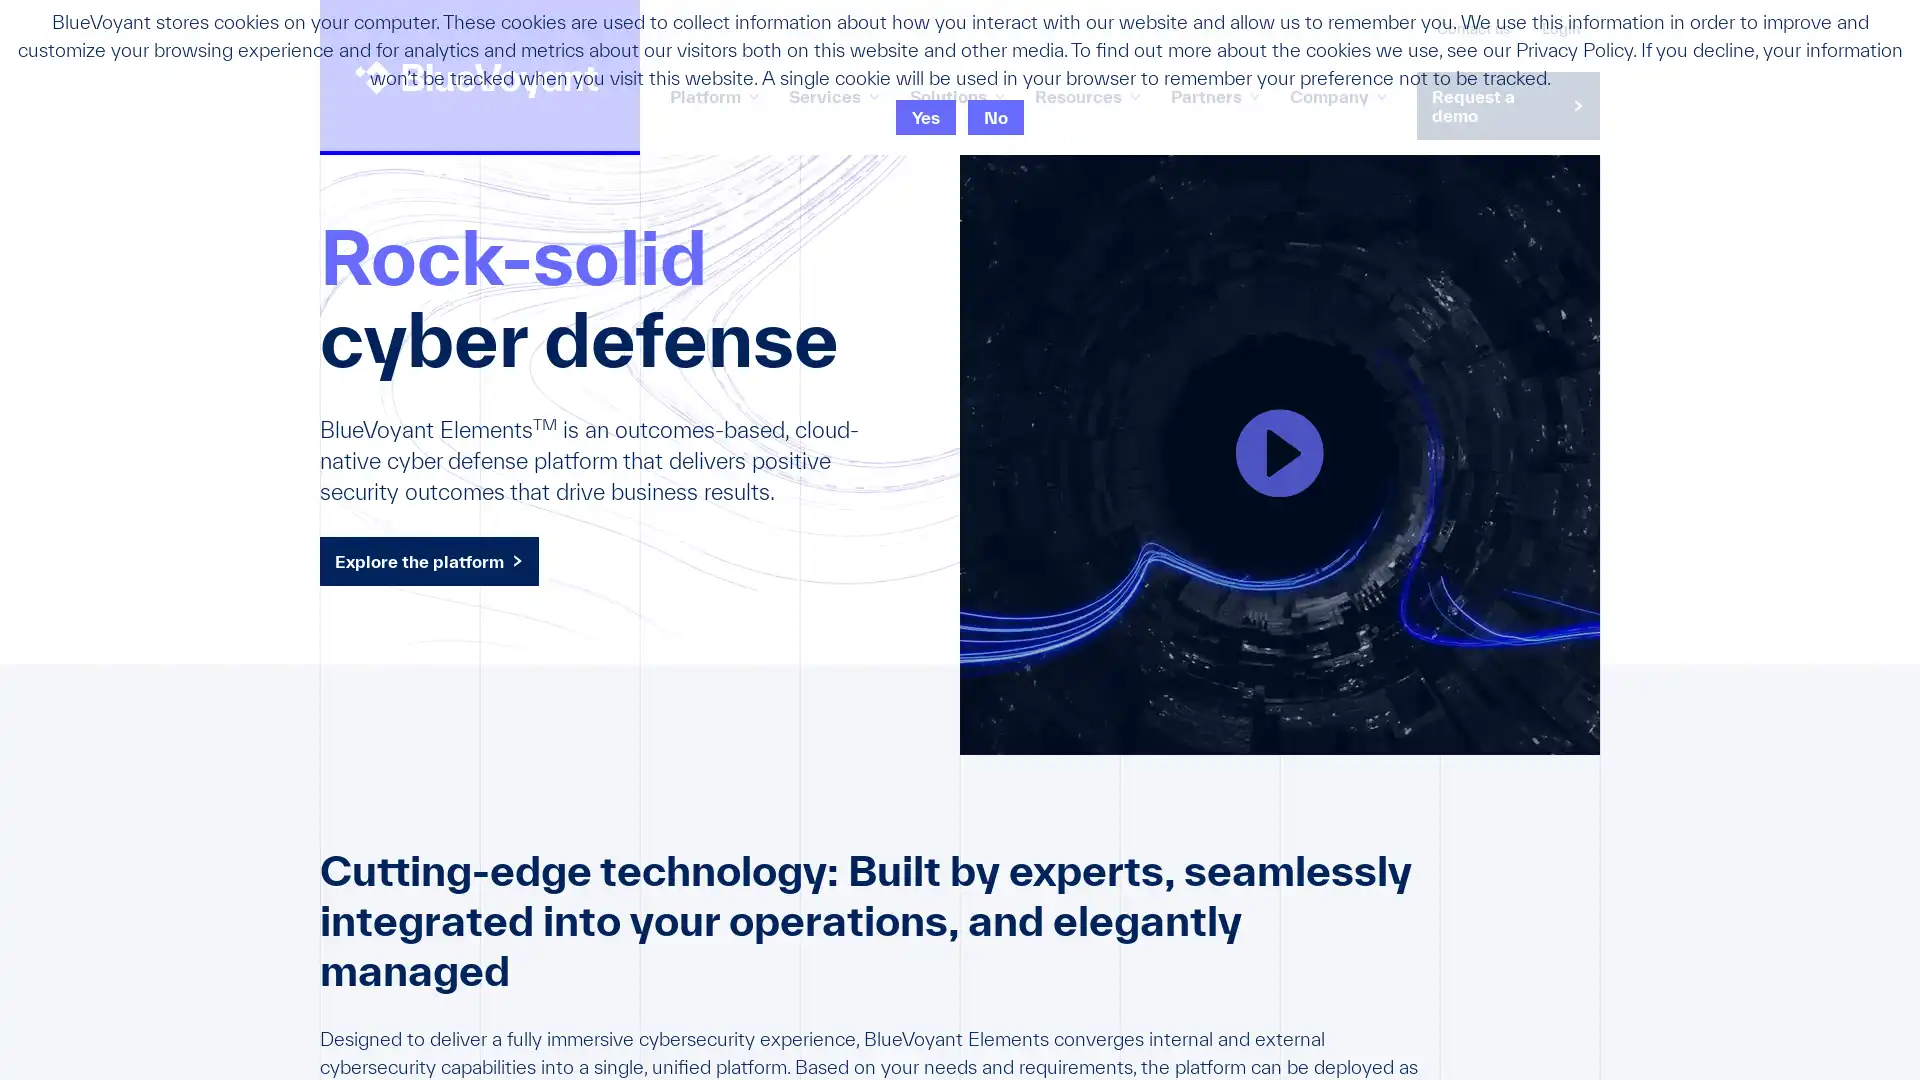 The width and height of the screenshot is (1920, 1080). Describe the element at coordinates (1086, 95) in the screenshot. I see `Resources Open Resources` at that location.